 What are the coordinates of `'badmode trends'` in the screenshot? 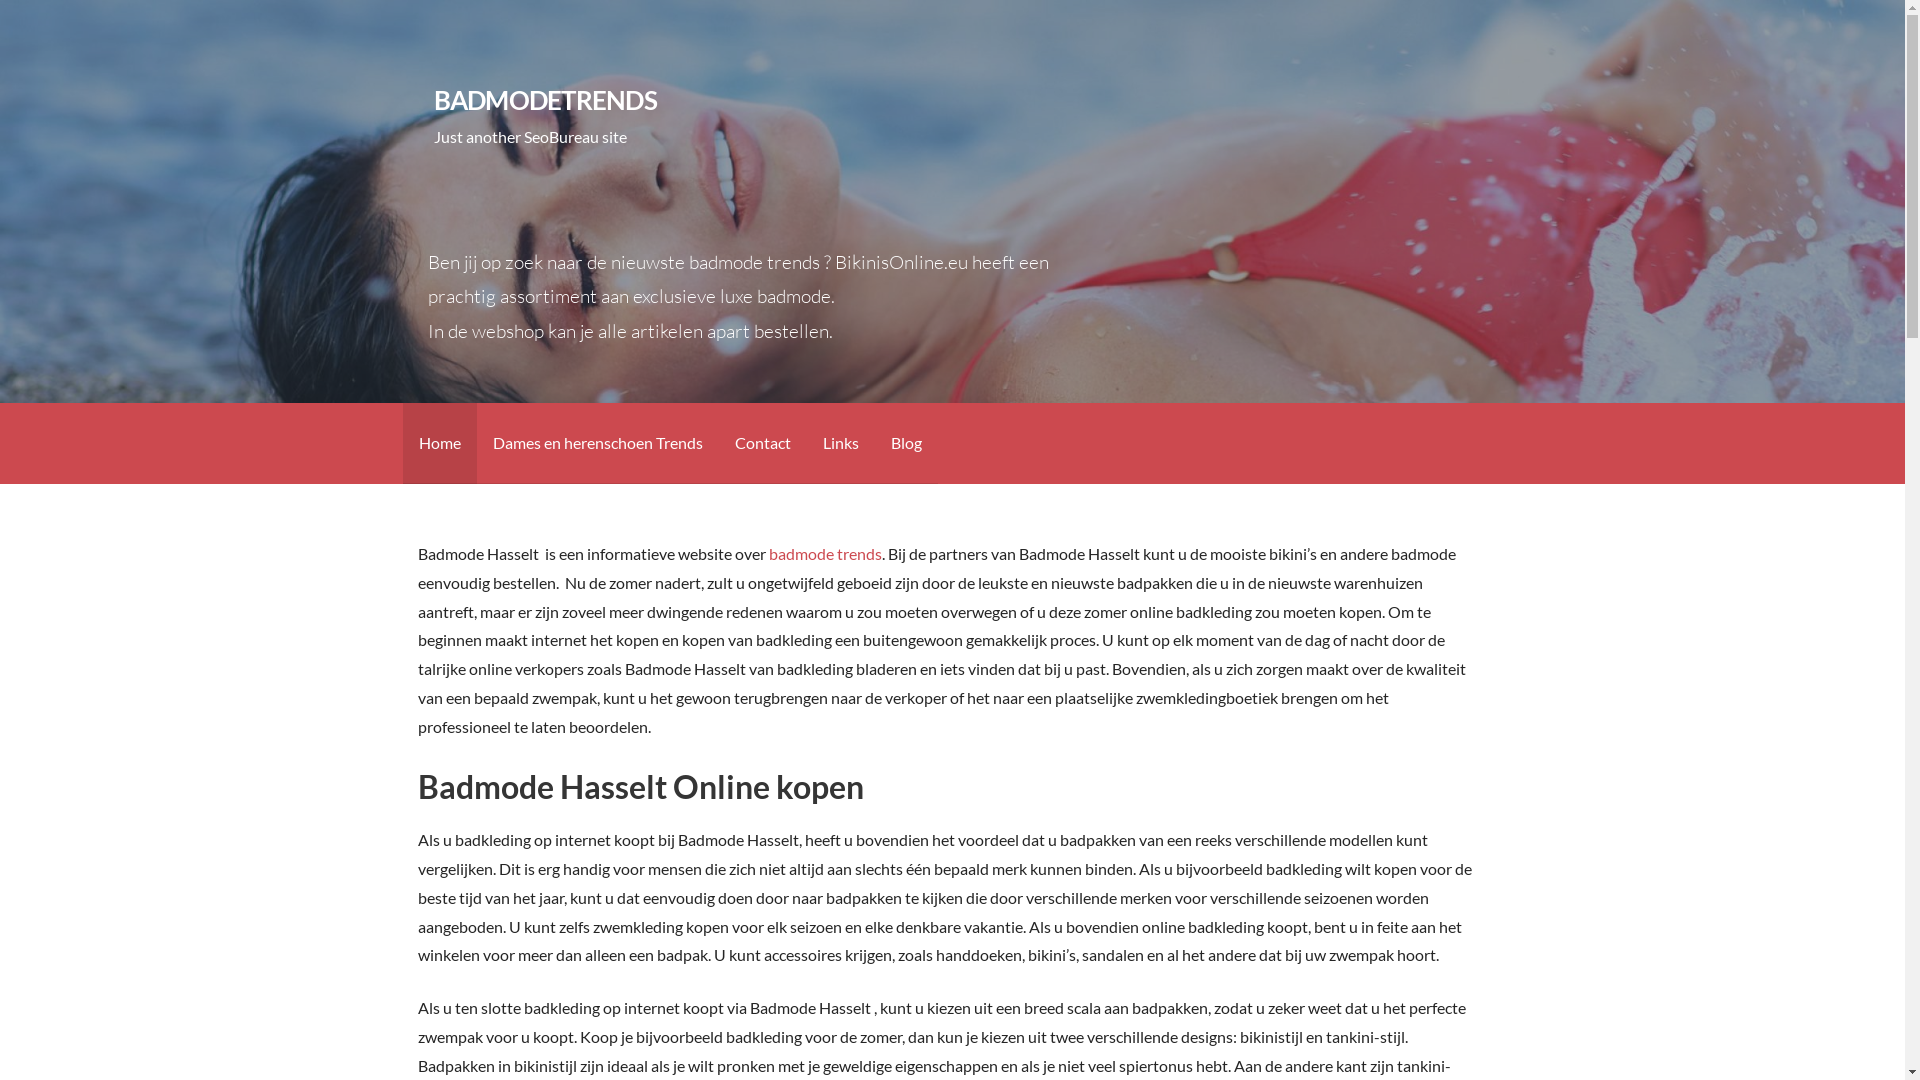 It's located at (767, 553).